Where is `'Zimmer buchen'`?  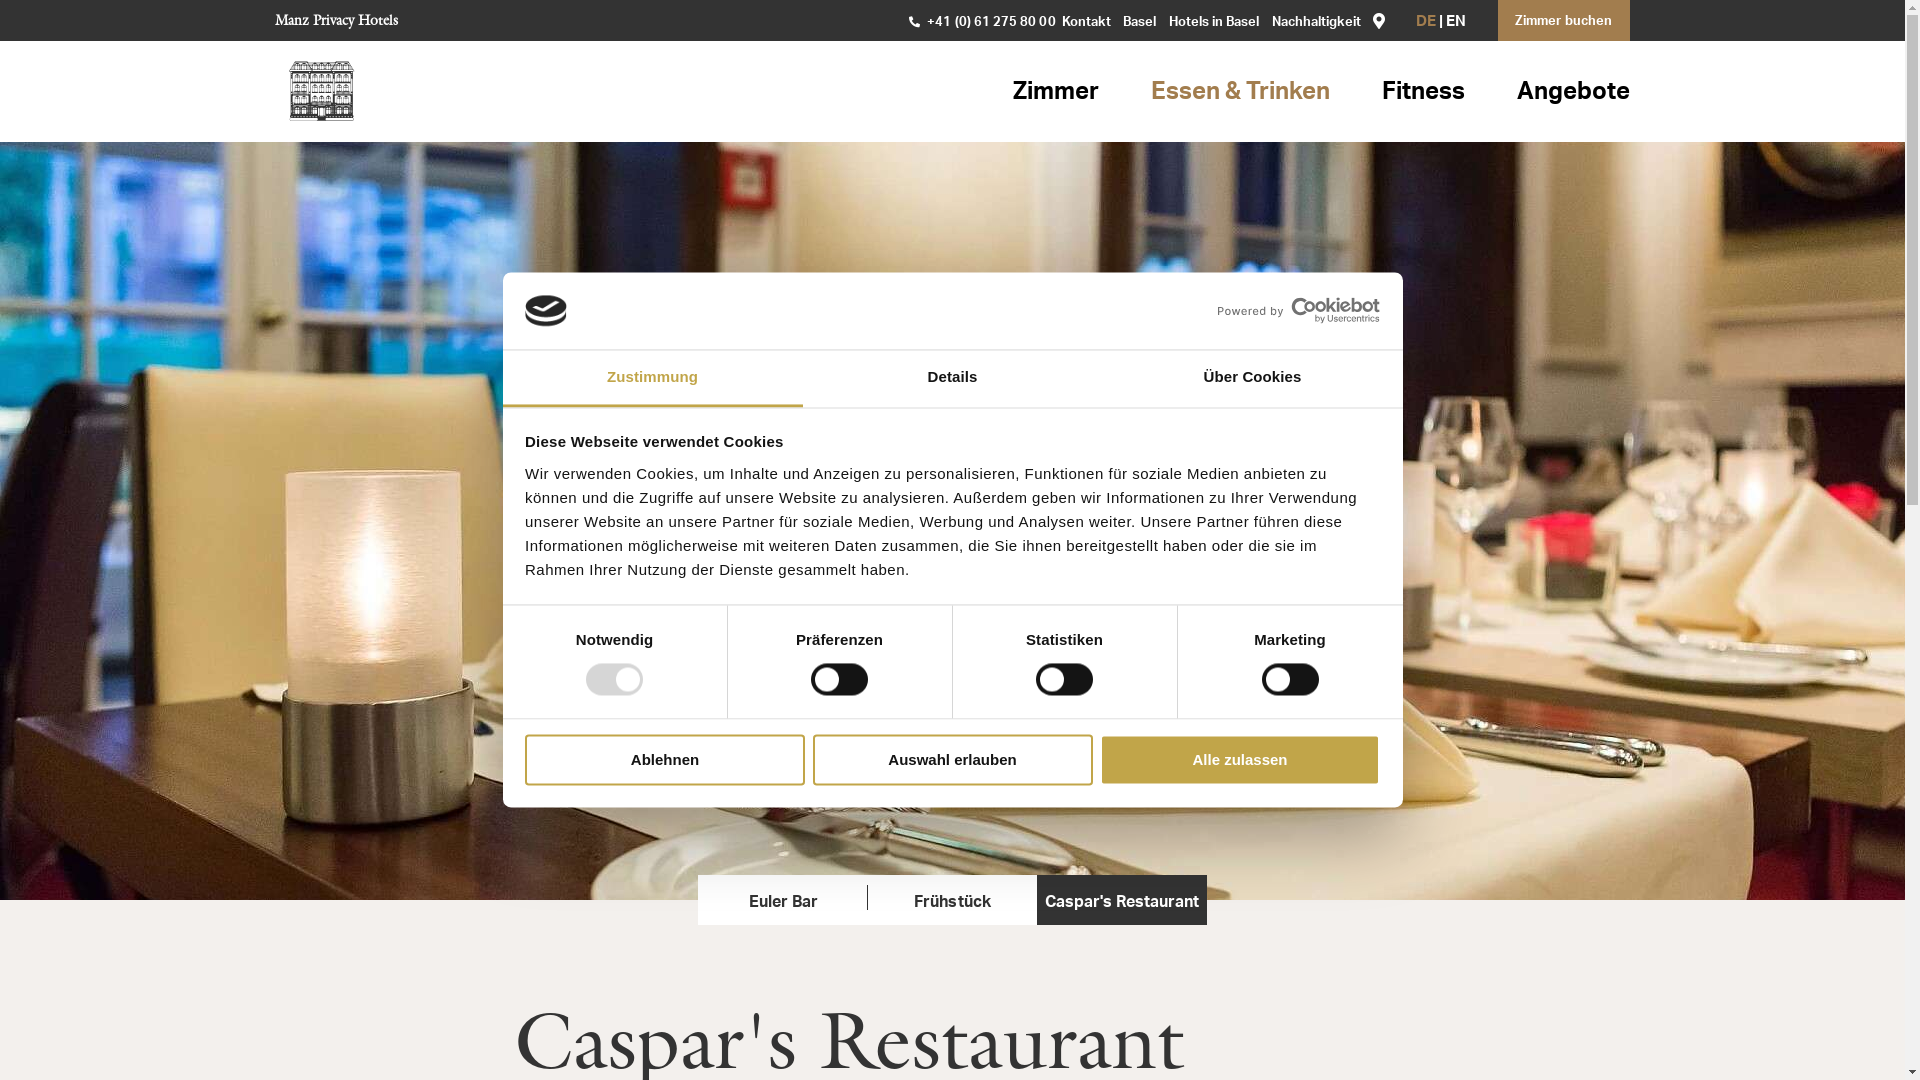 'Zimmer buchen' is located at coordinates (1563, 20).